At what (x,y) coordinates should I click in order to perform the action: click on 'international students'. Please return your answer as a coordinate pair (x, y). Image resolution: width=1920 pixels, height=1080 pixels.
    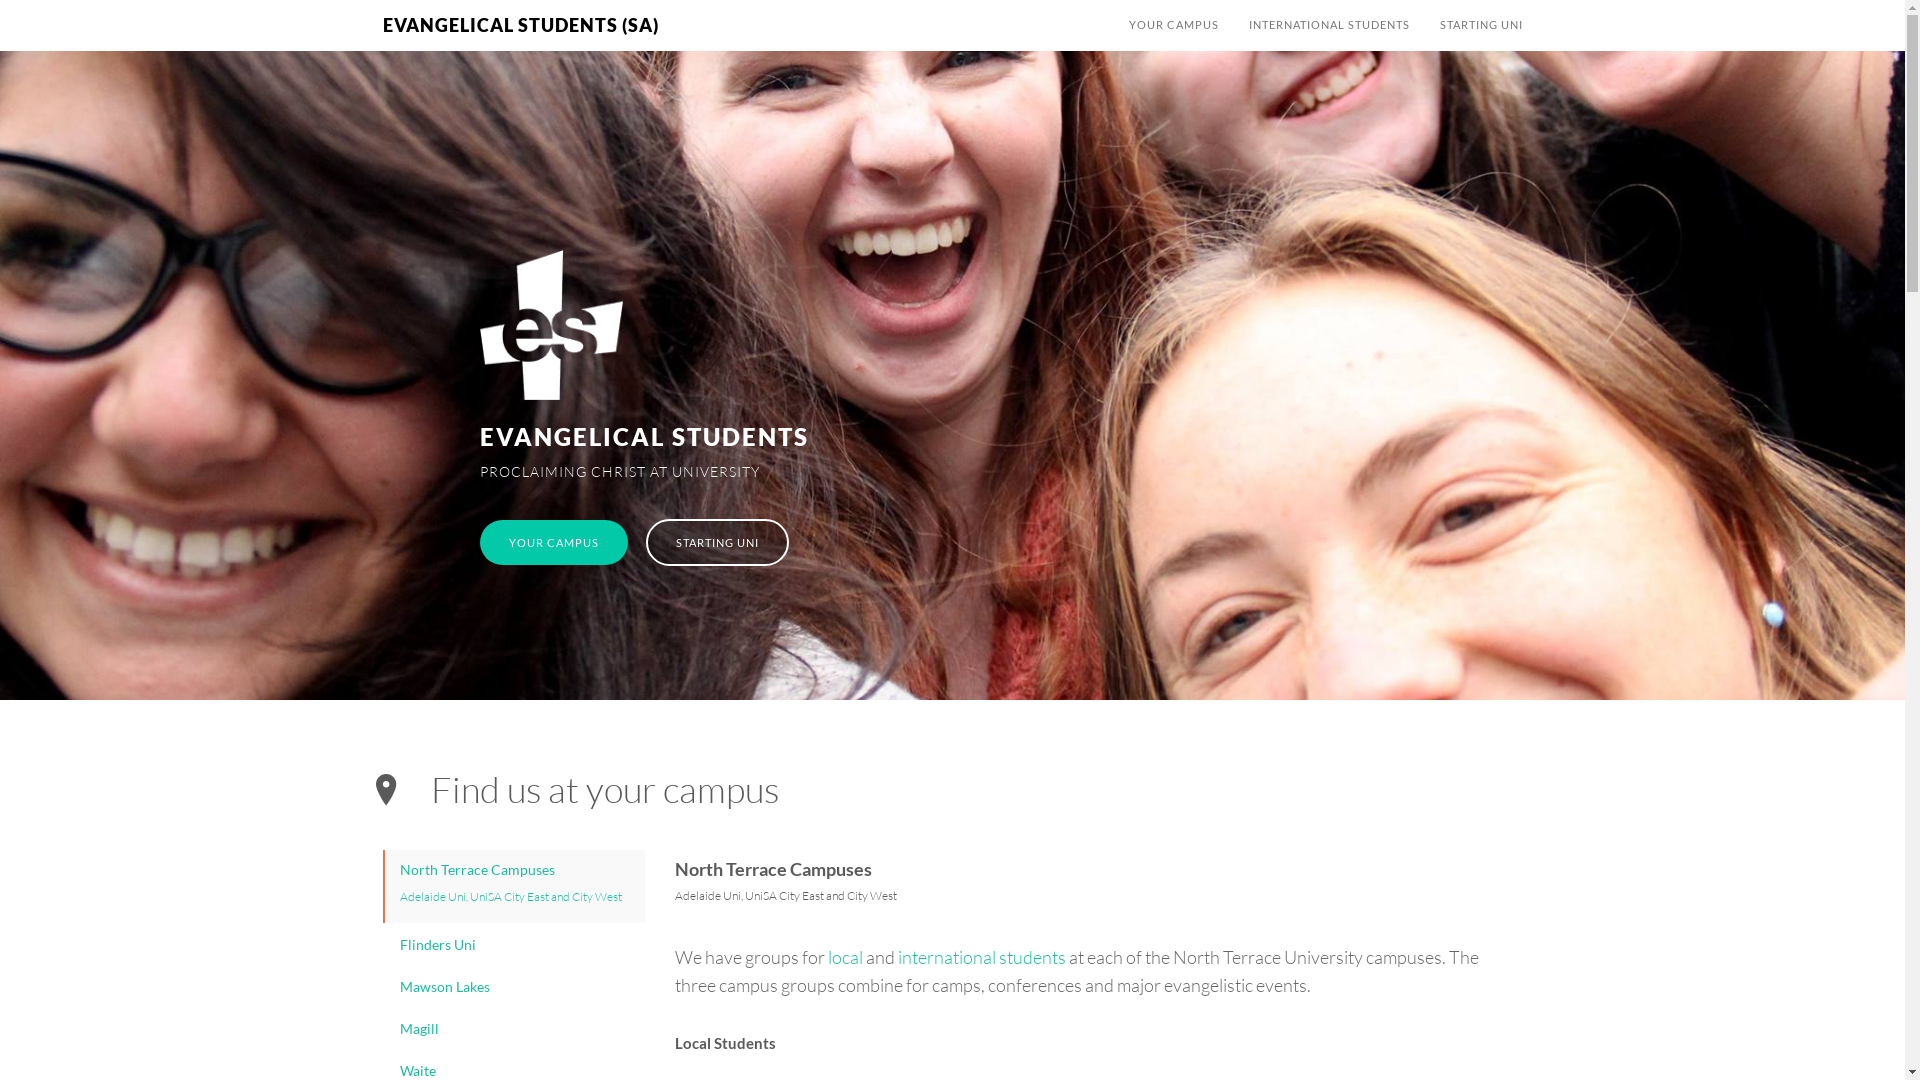
    Looking at the image, I should click on (982, 955).